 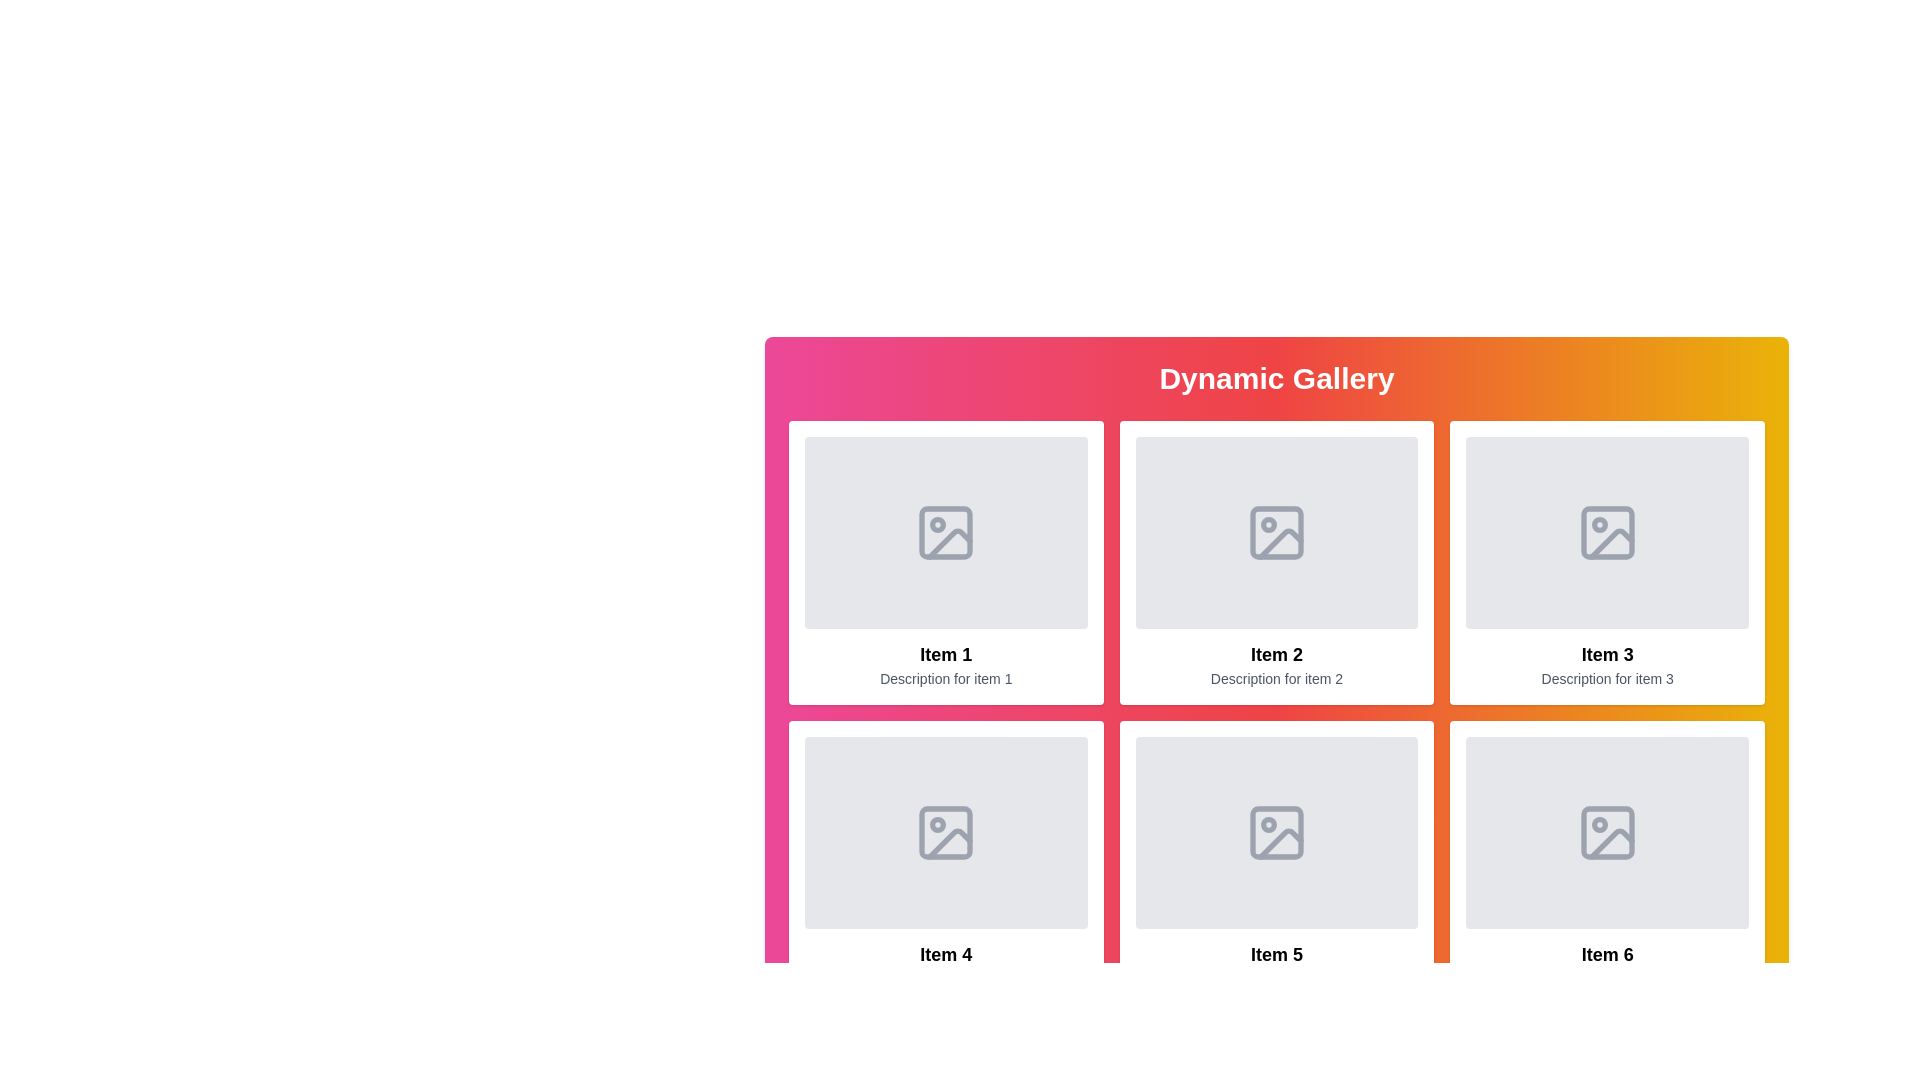 What do you see at coordinates (945, 862) in the screenshot?
I see `the static information card located in the second row, first column of the grid layout, which displays an item title, description, and an image placeholder` at bounding box center [945, 862].